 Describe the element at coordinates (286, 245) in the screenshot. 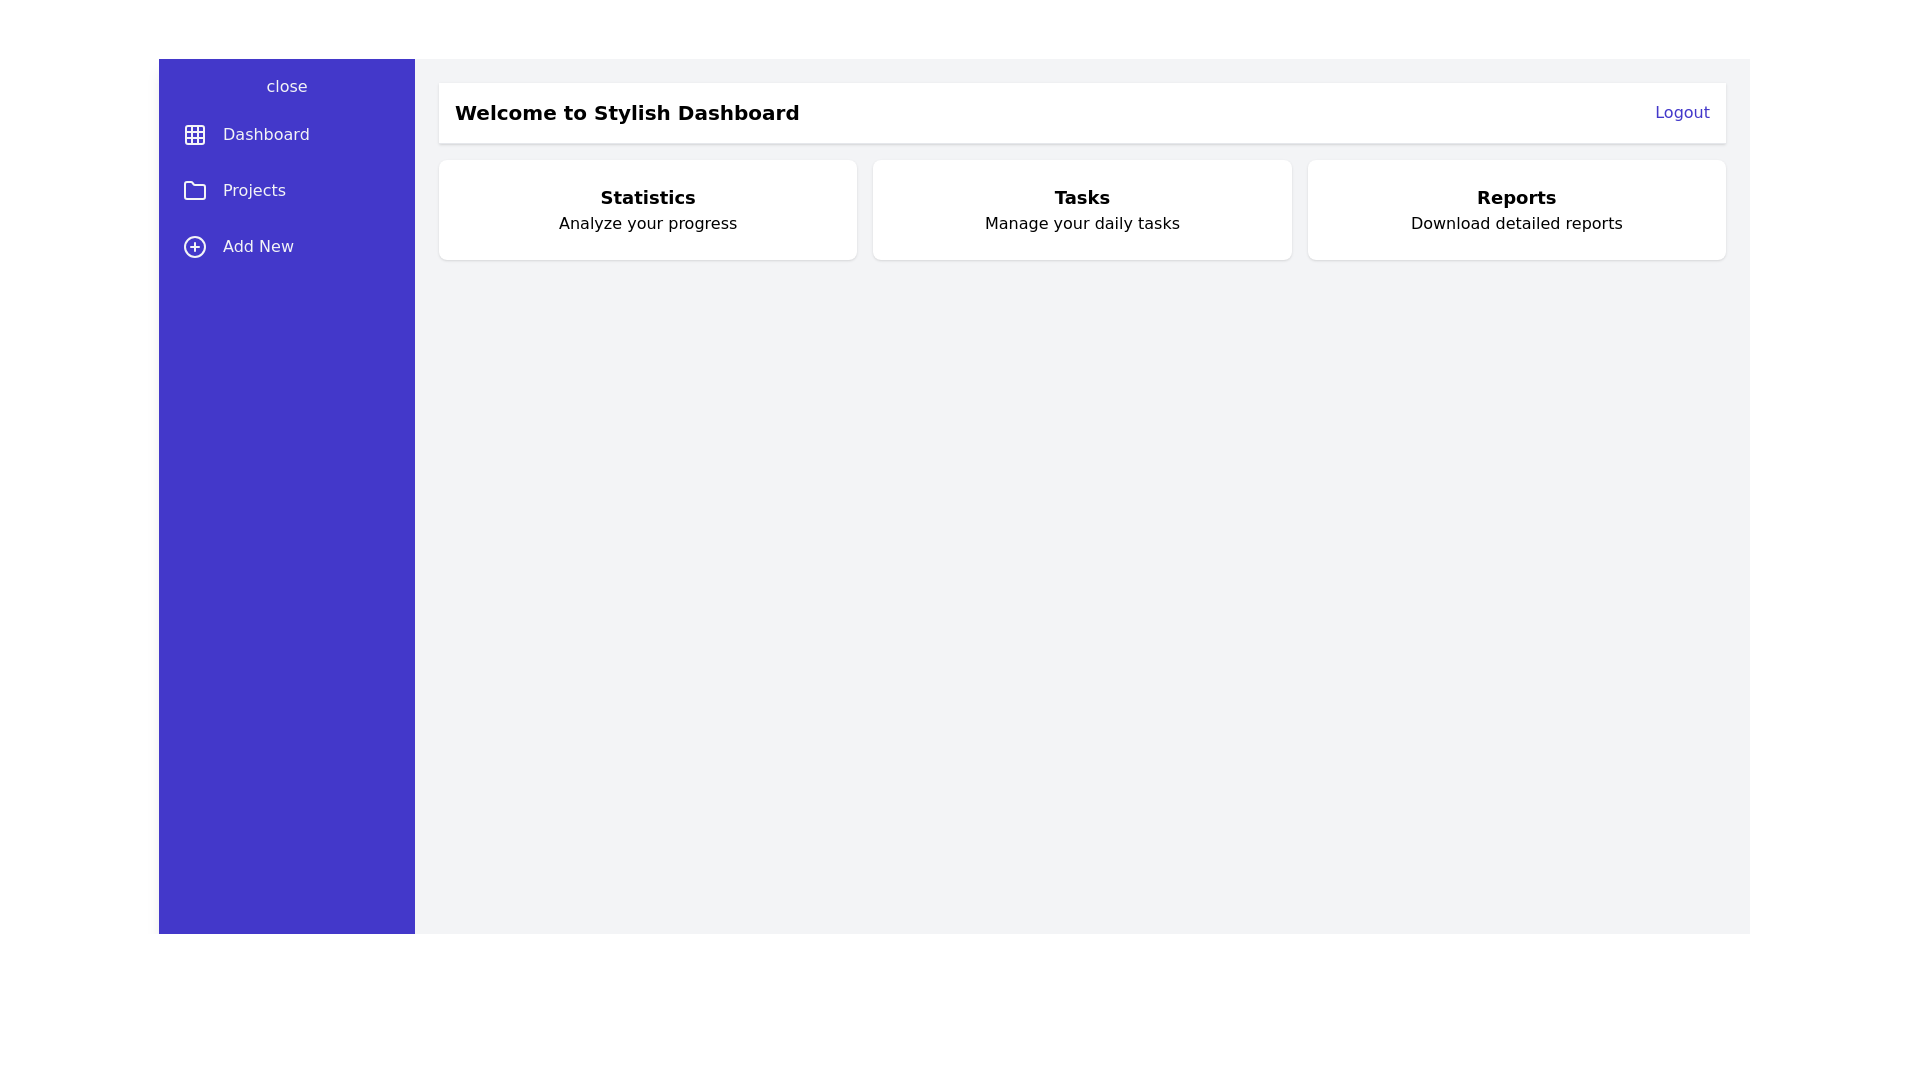

I see `the 'Add New Item' button located in the sidebar` at that location.